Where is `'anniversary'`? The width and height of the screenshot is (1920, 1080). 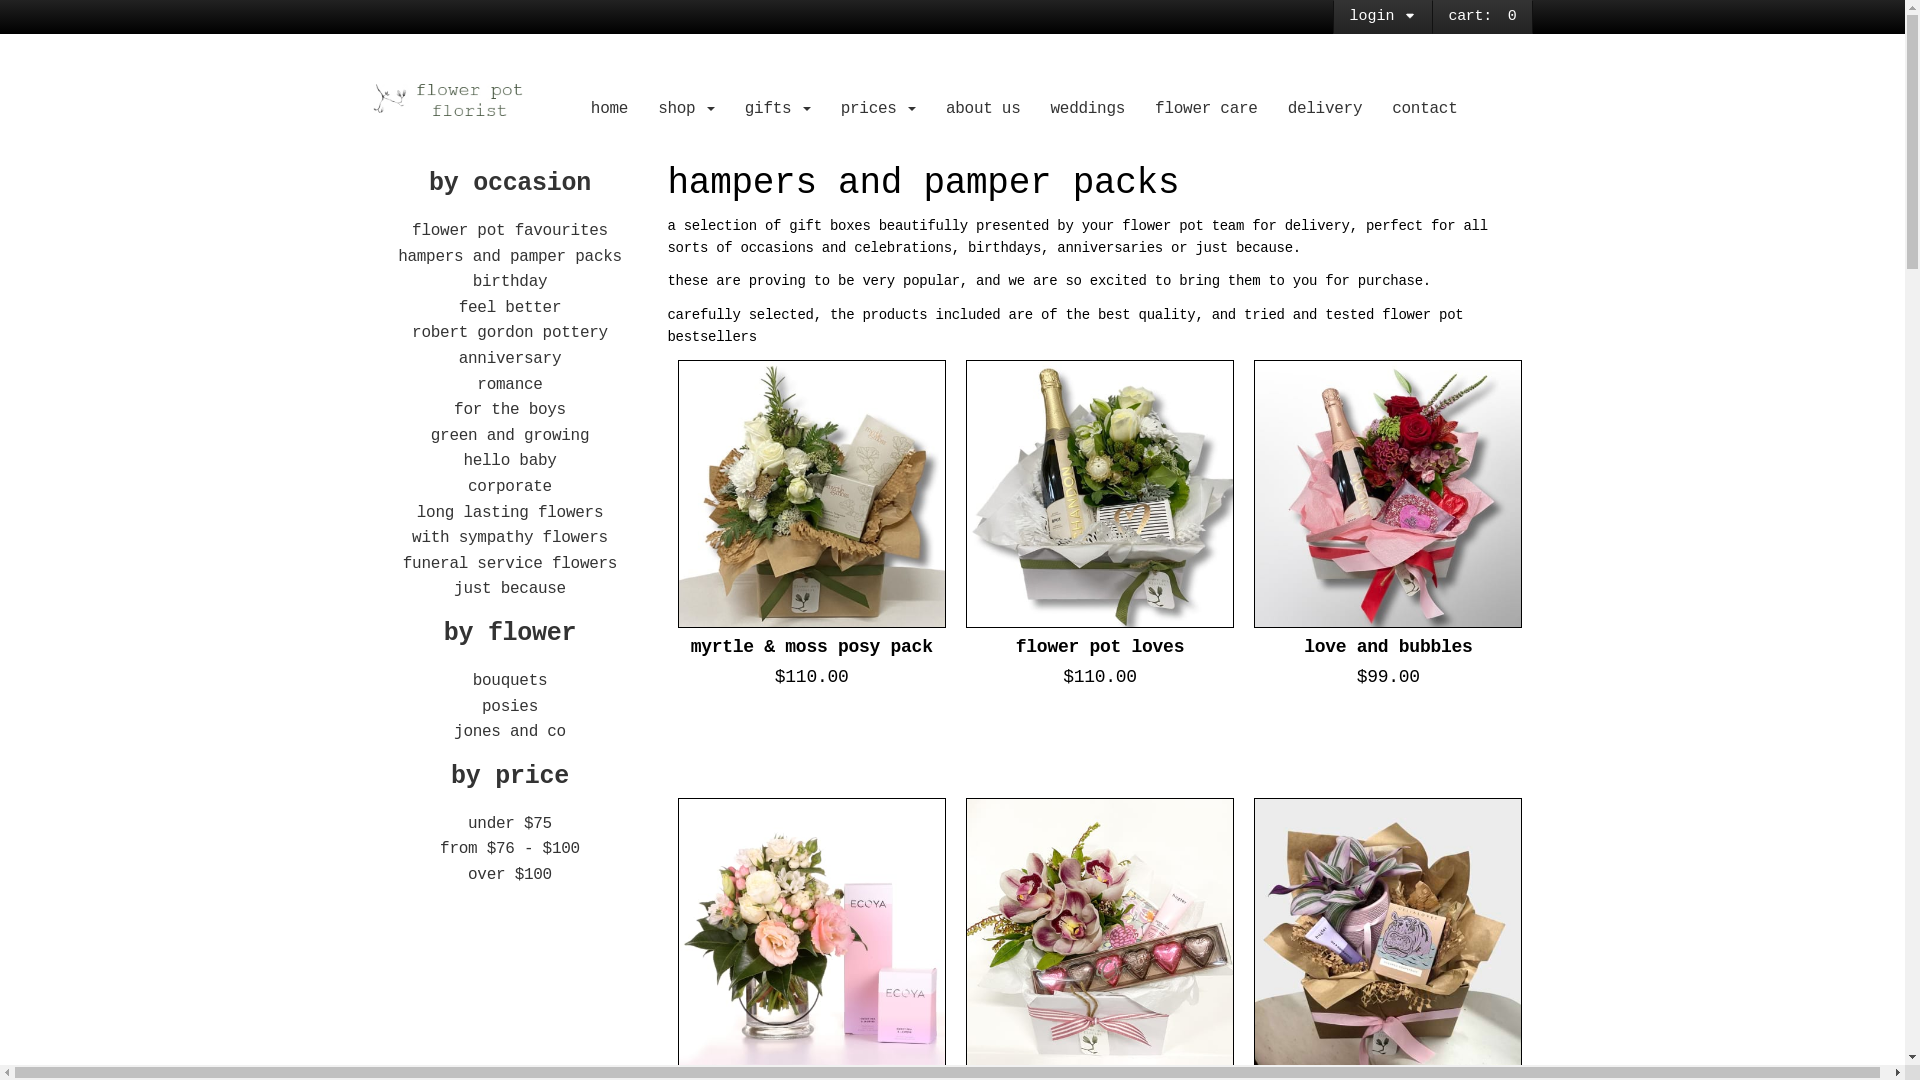 'anniversary' is located at coordinates (458, 357).